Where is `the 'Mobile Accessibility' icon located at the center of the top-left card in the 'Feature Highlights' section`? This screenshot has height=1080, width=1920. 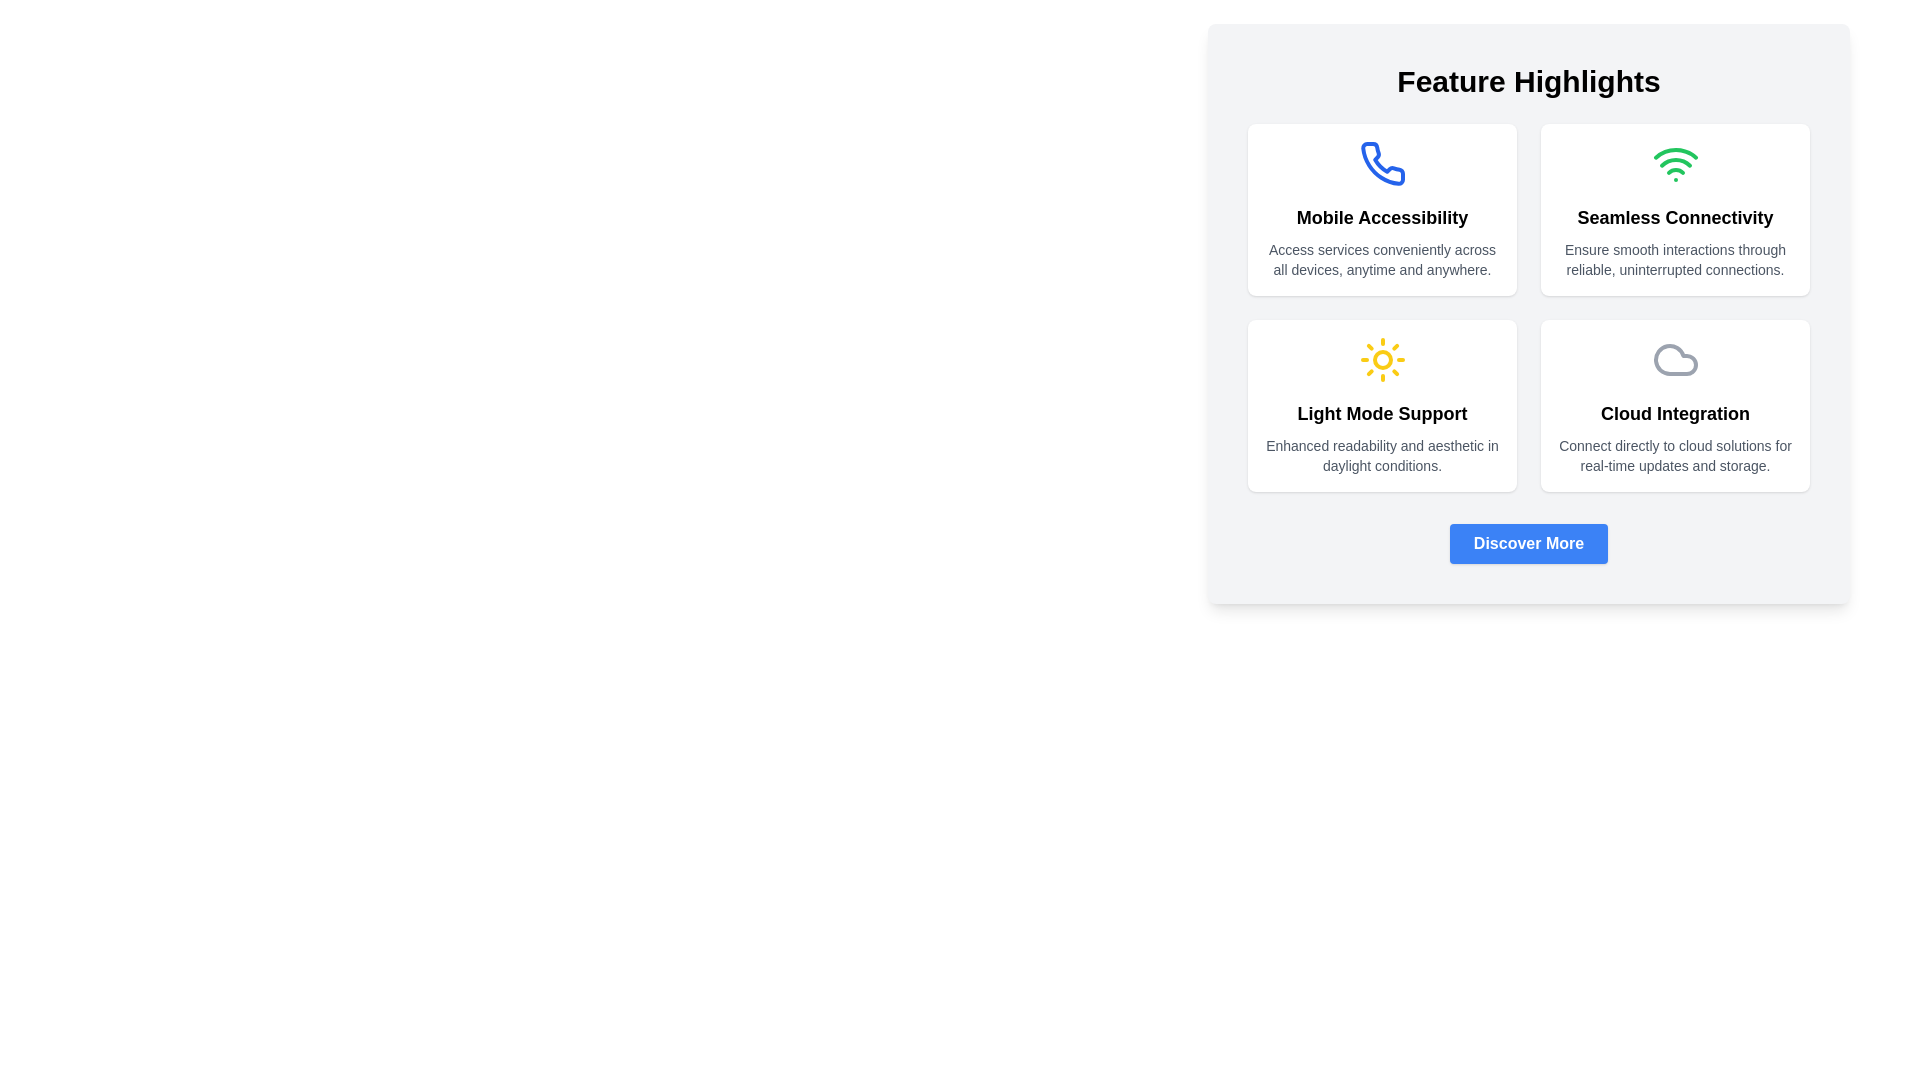 the 'Mobile Accessibility' icon located at the center of the top-left card in the 'Feature Highlights' section is located at coordinates (1381, 163).